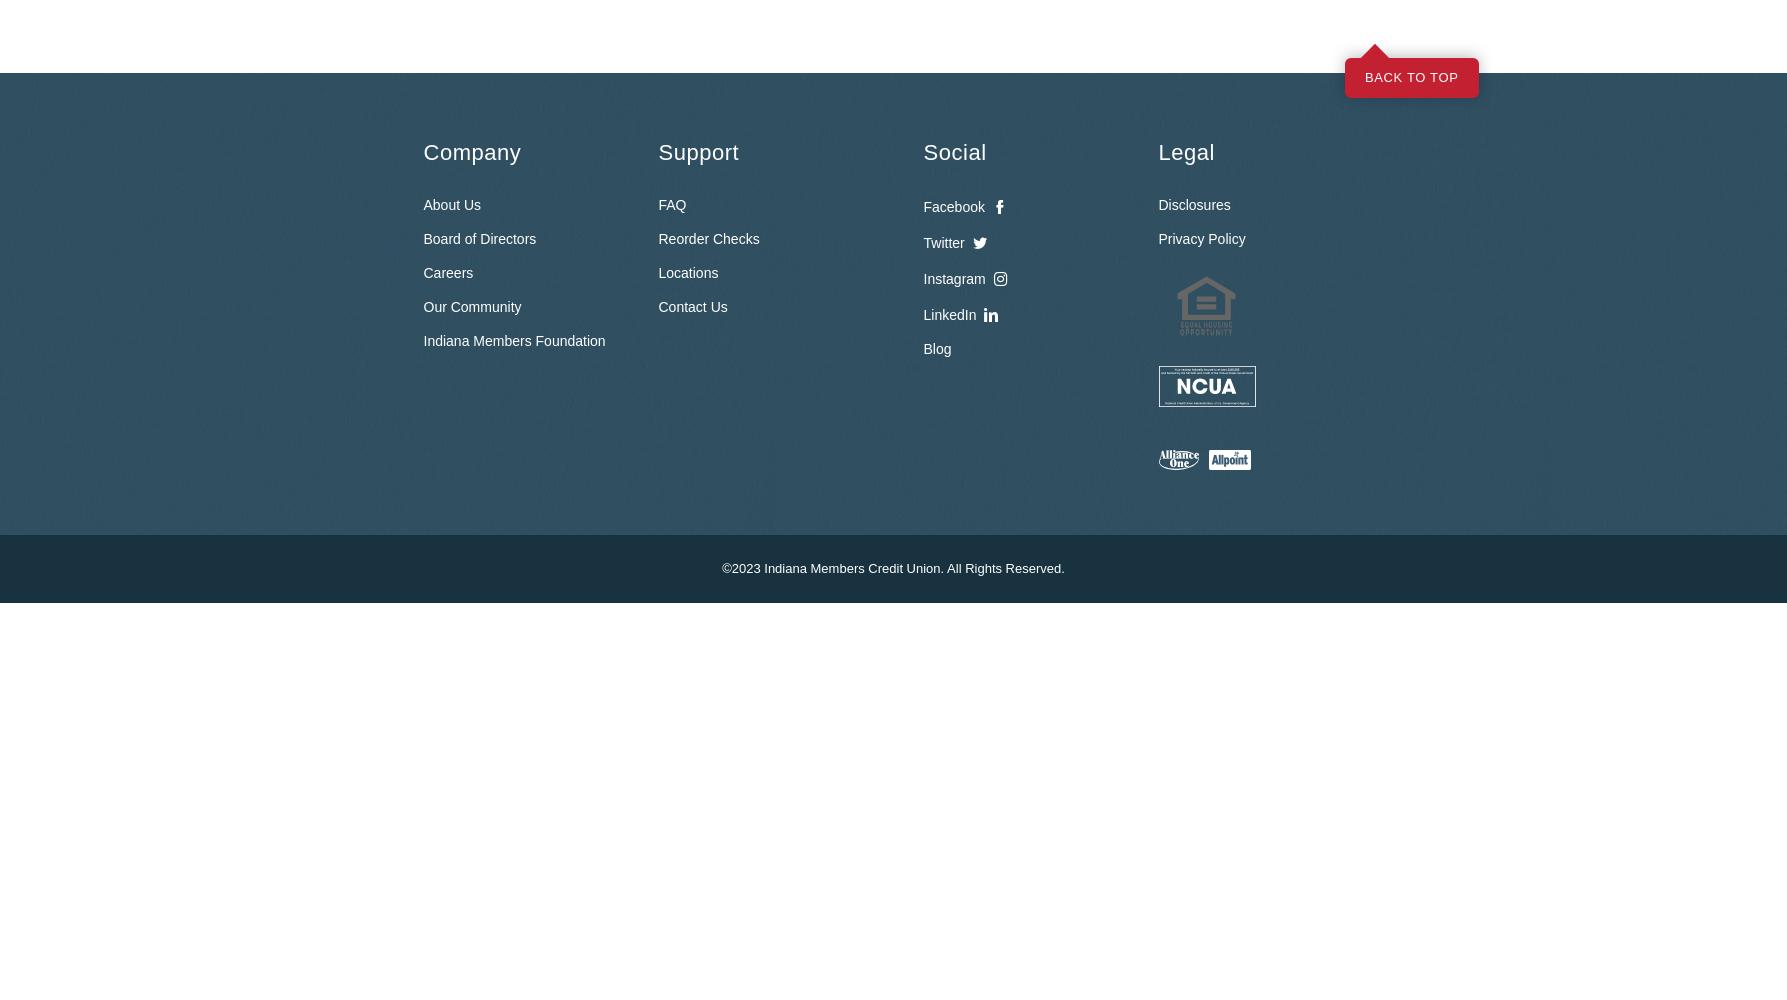 This screenshot has height=1000, width=1787. What do you see at coordinates (471, 151) in the screenshot?
I see `'Company'` at bounding box center [471, 151].